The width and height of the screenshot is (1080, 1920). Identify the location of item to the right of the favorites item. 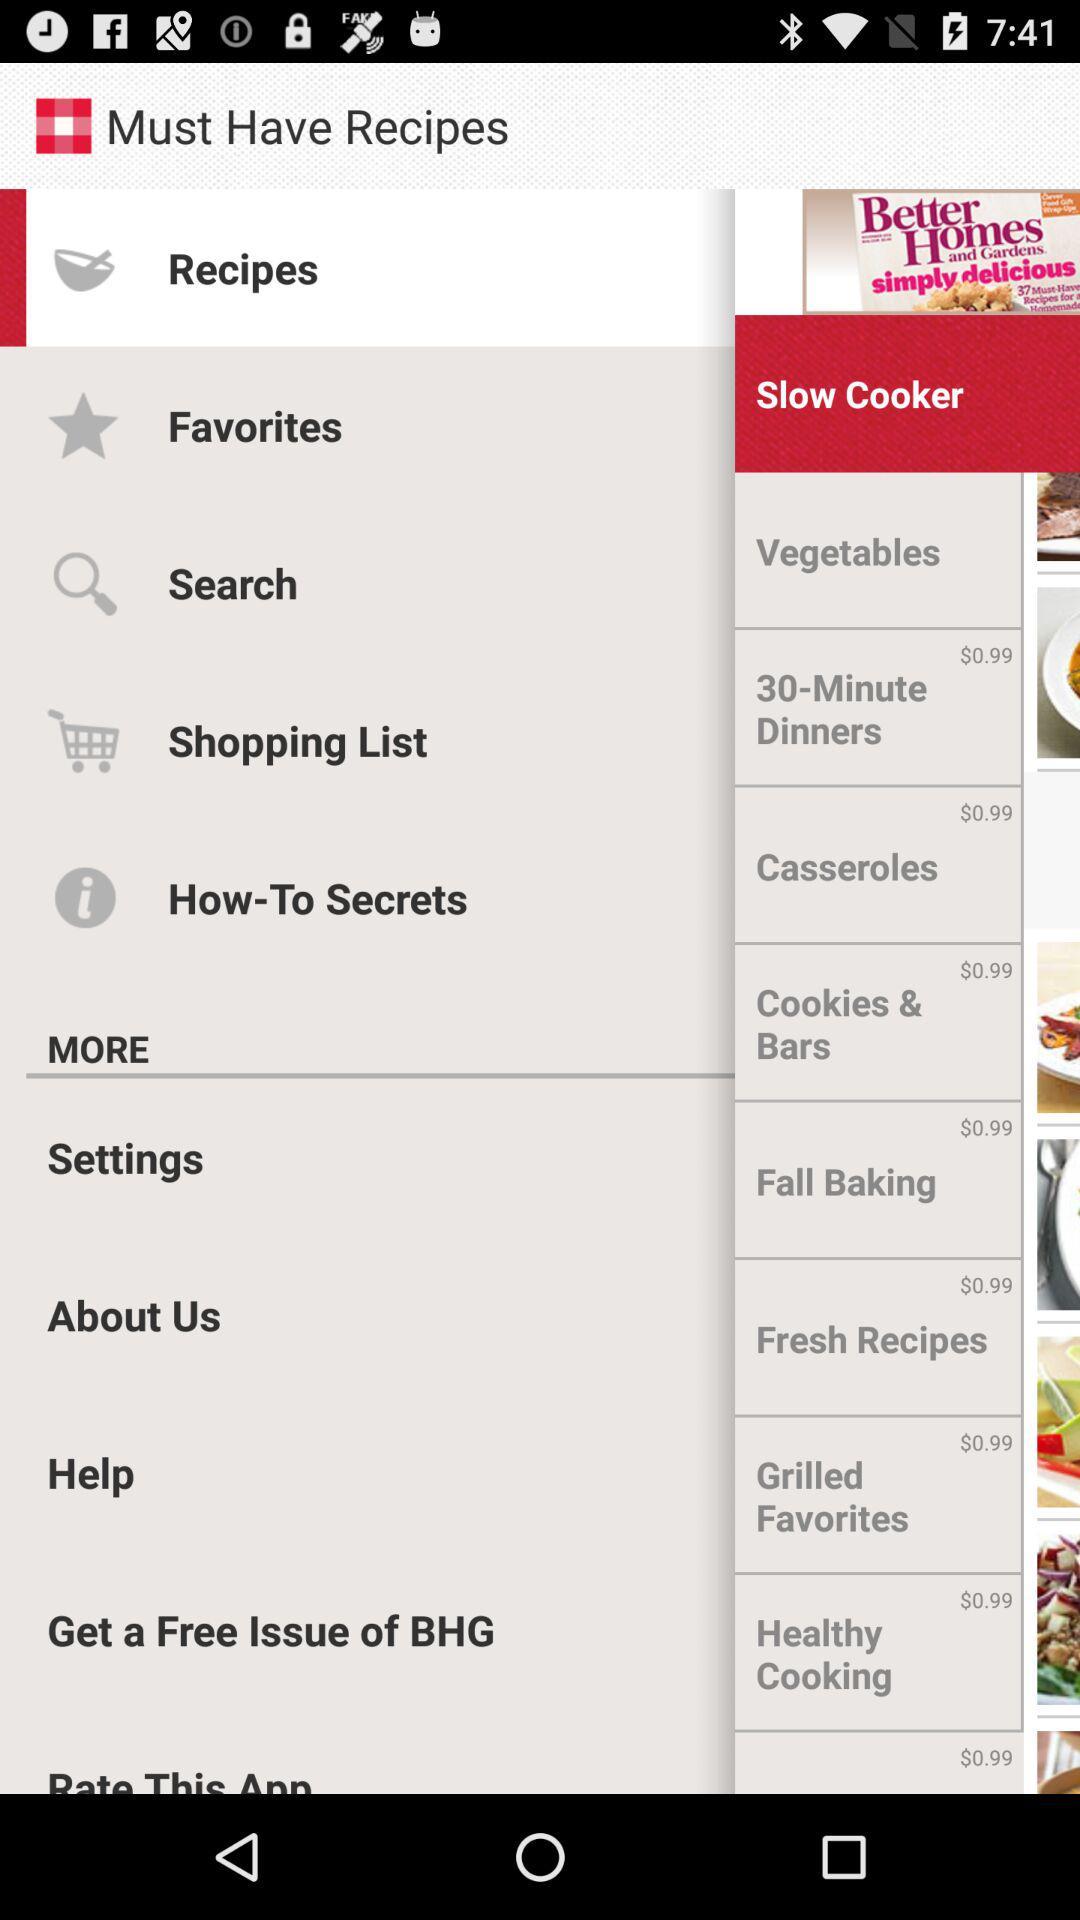
(858, 393).